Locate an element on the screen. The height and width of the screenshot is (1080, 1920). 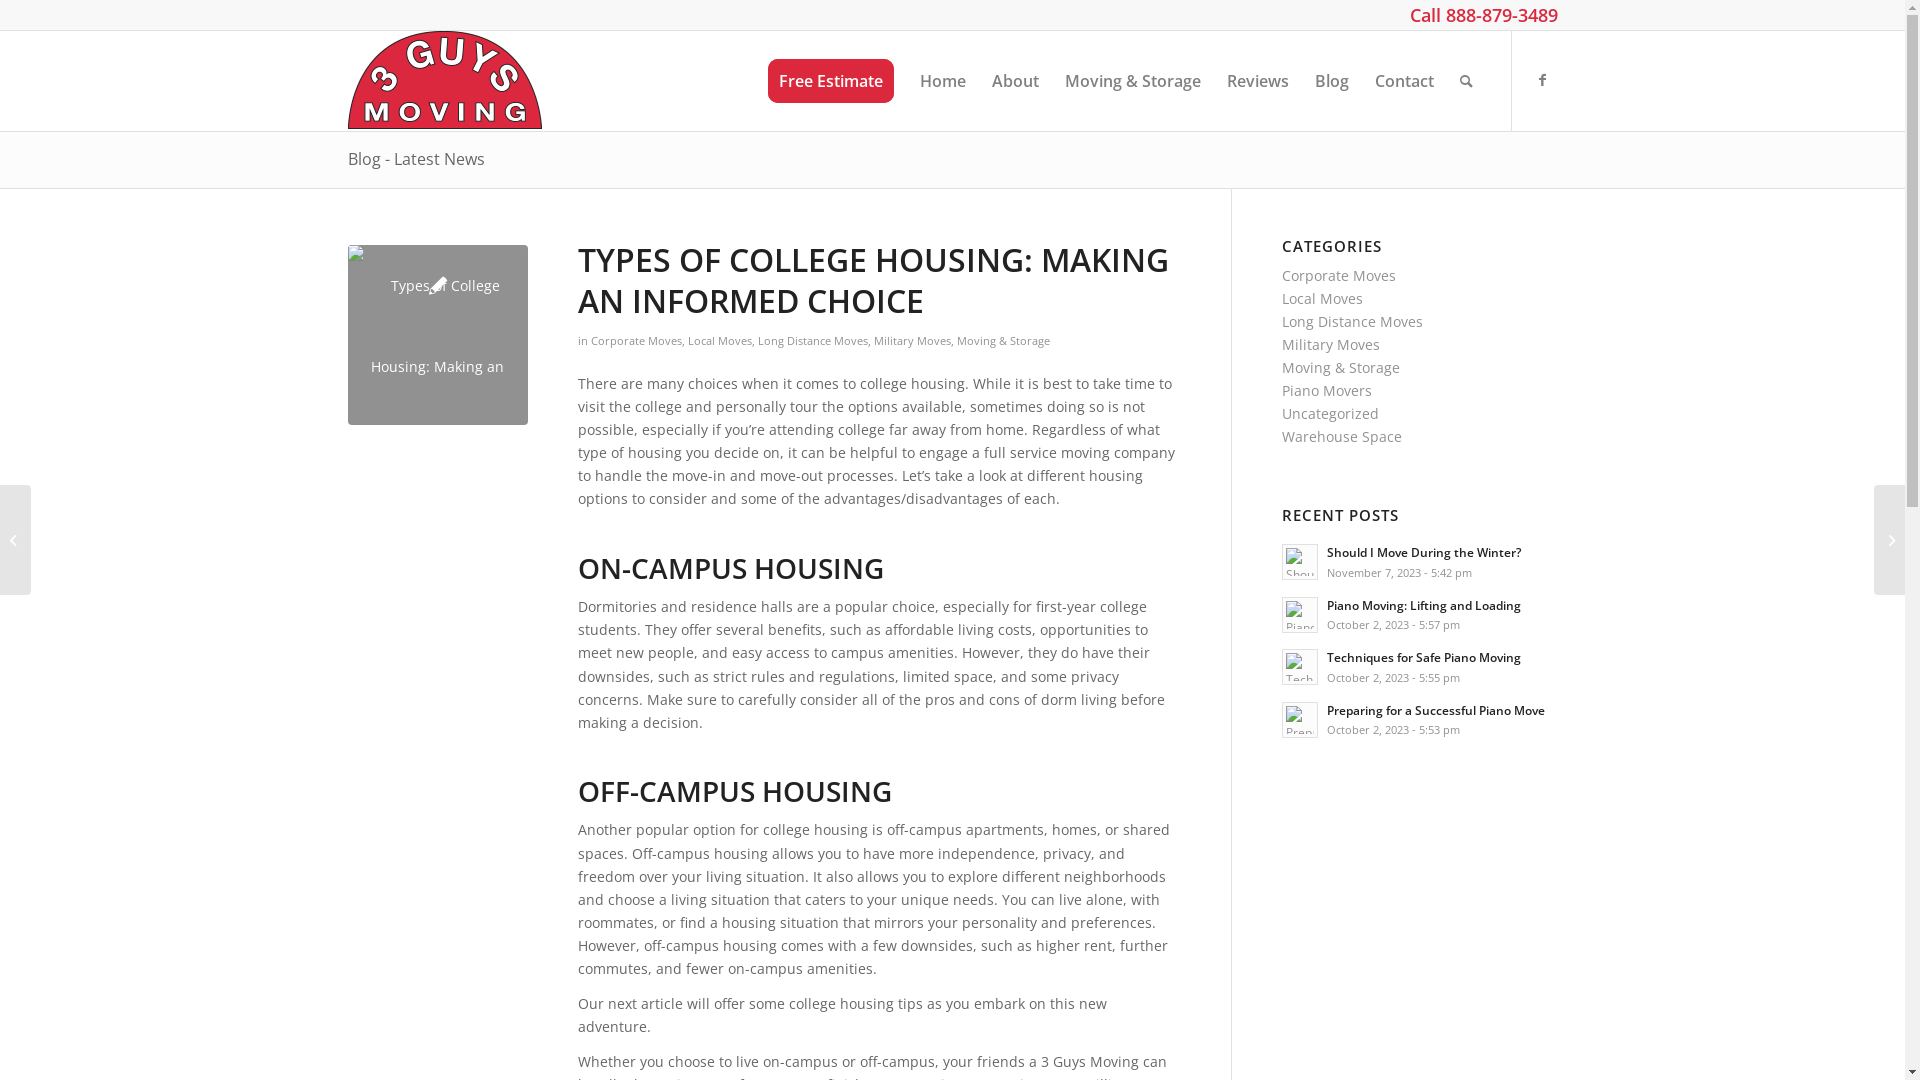
'Warehouse Space' is located at coordinates (1342, 435).